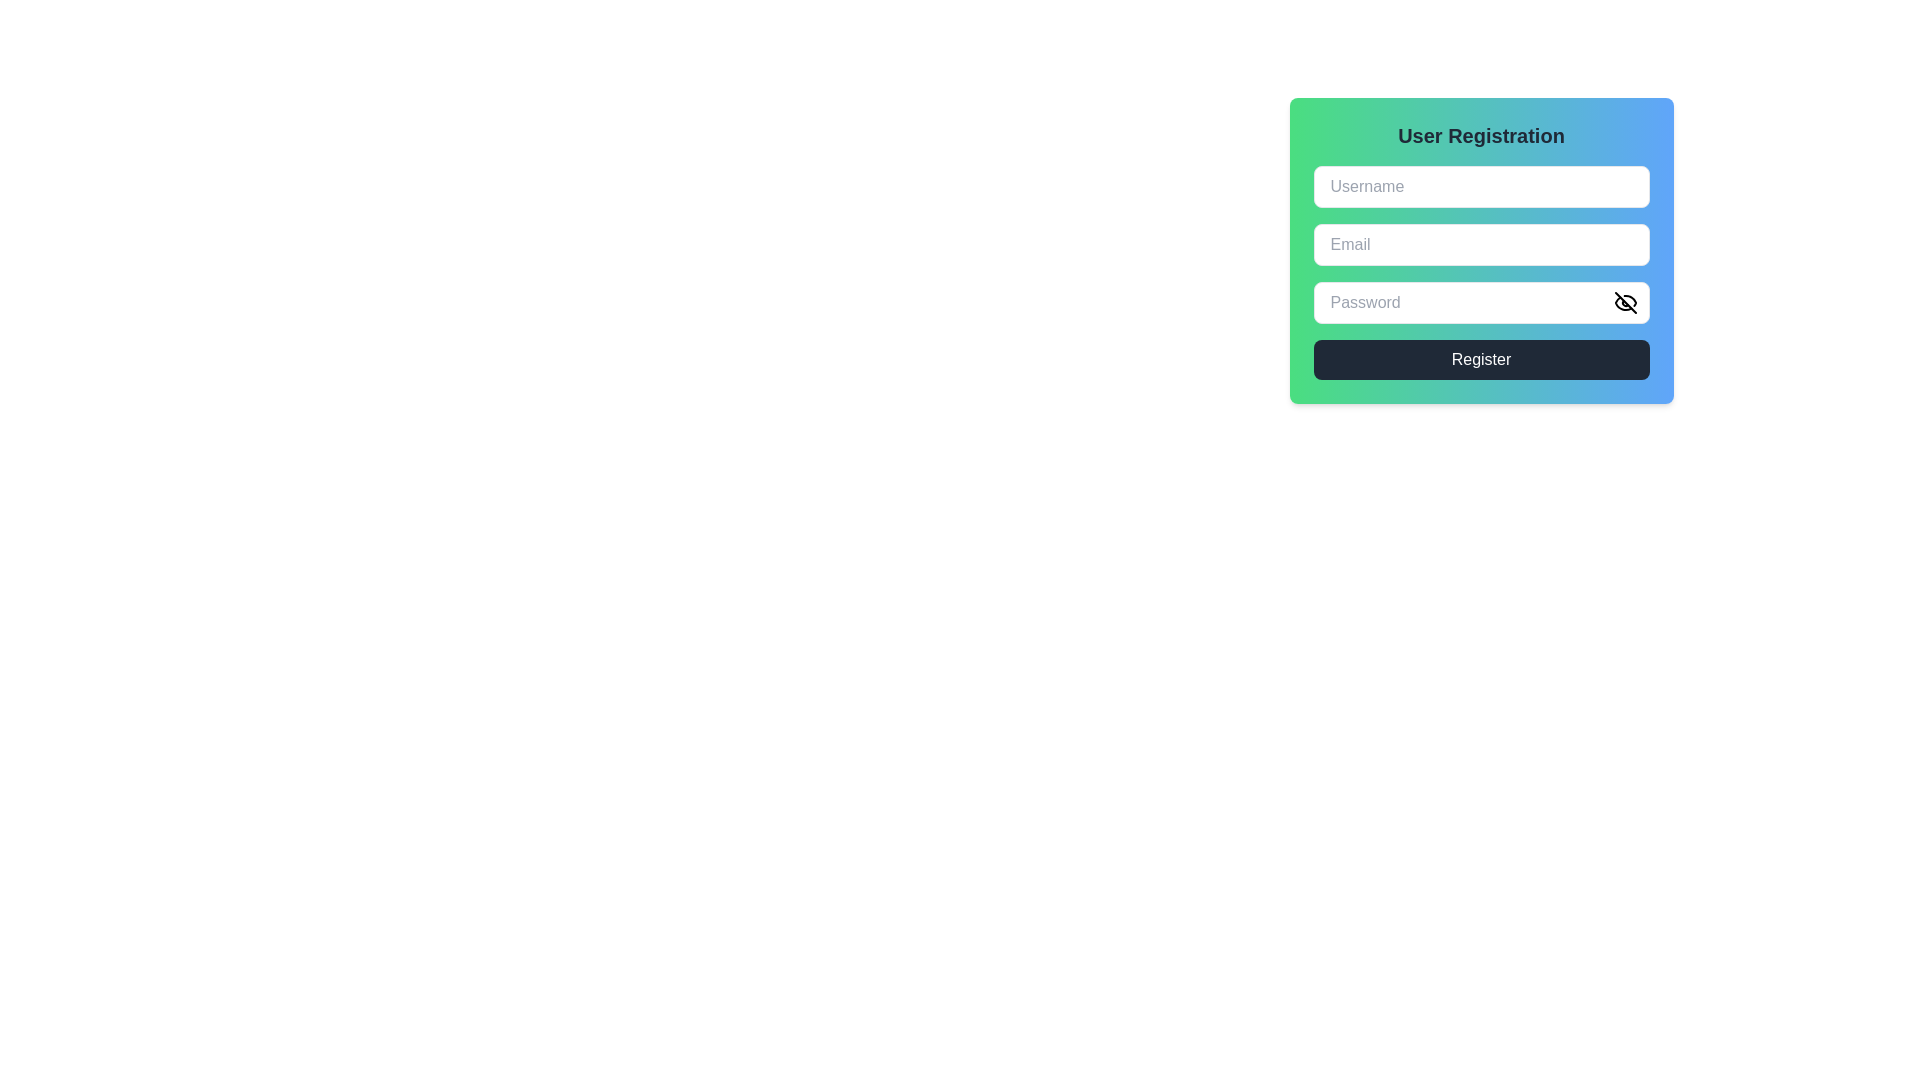 This screenshot has width=1920, height=1080. I want to click on the password visibility toggle icon button located to the right of the password input field, so click(1625, 303).